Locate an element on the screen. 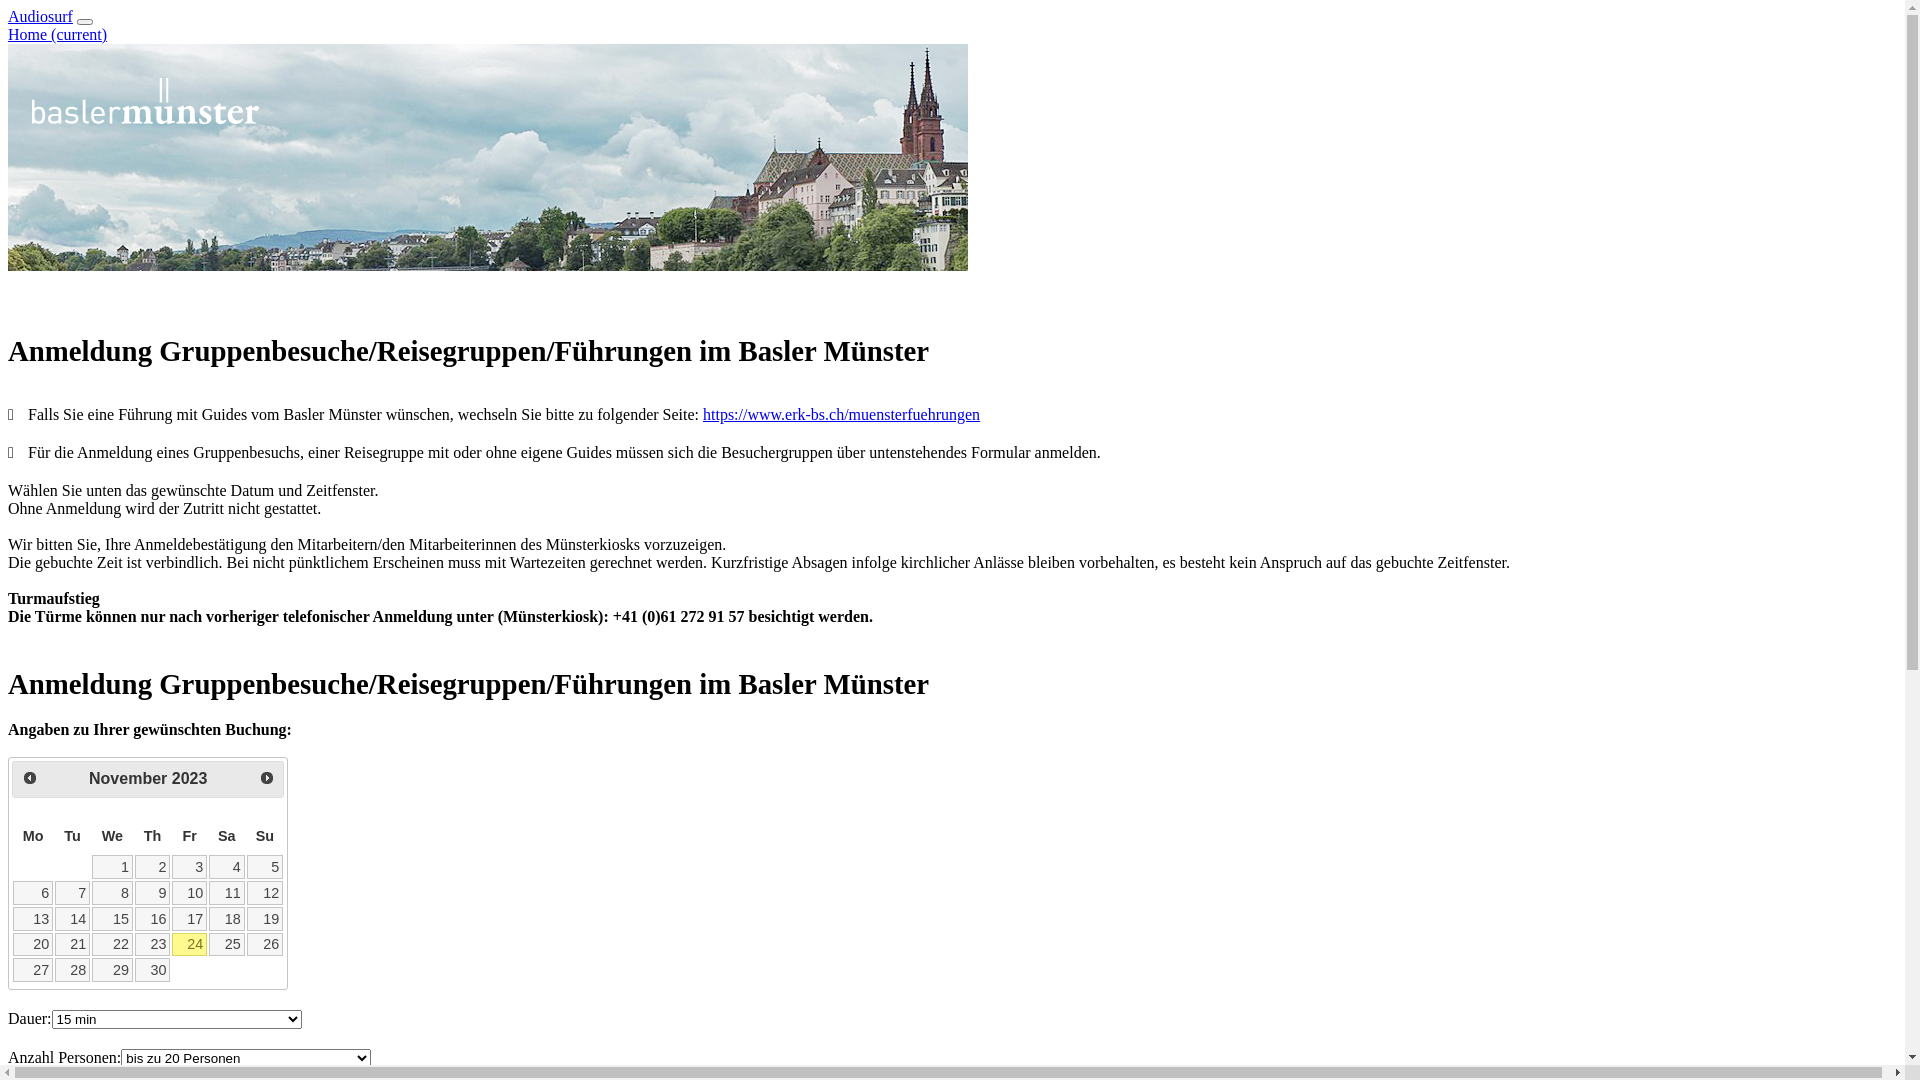 This screenshot has height=1080, width=1920. '6' is located at coordinates (33, 892).